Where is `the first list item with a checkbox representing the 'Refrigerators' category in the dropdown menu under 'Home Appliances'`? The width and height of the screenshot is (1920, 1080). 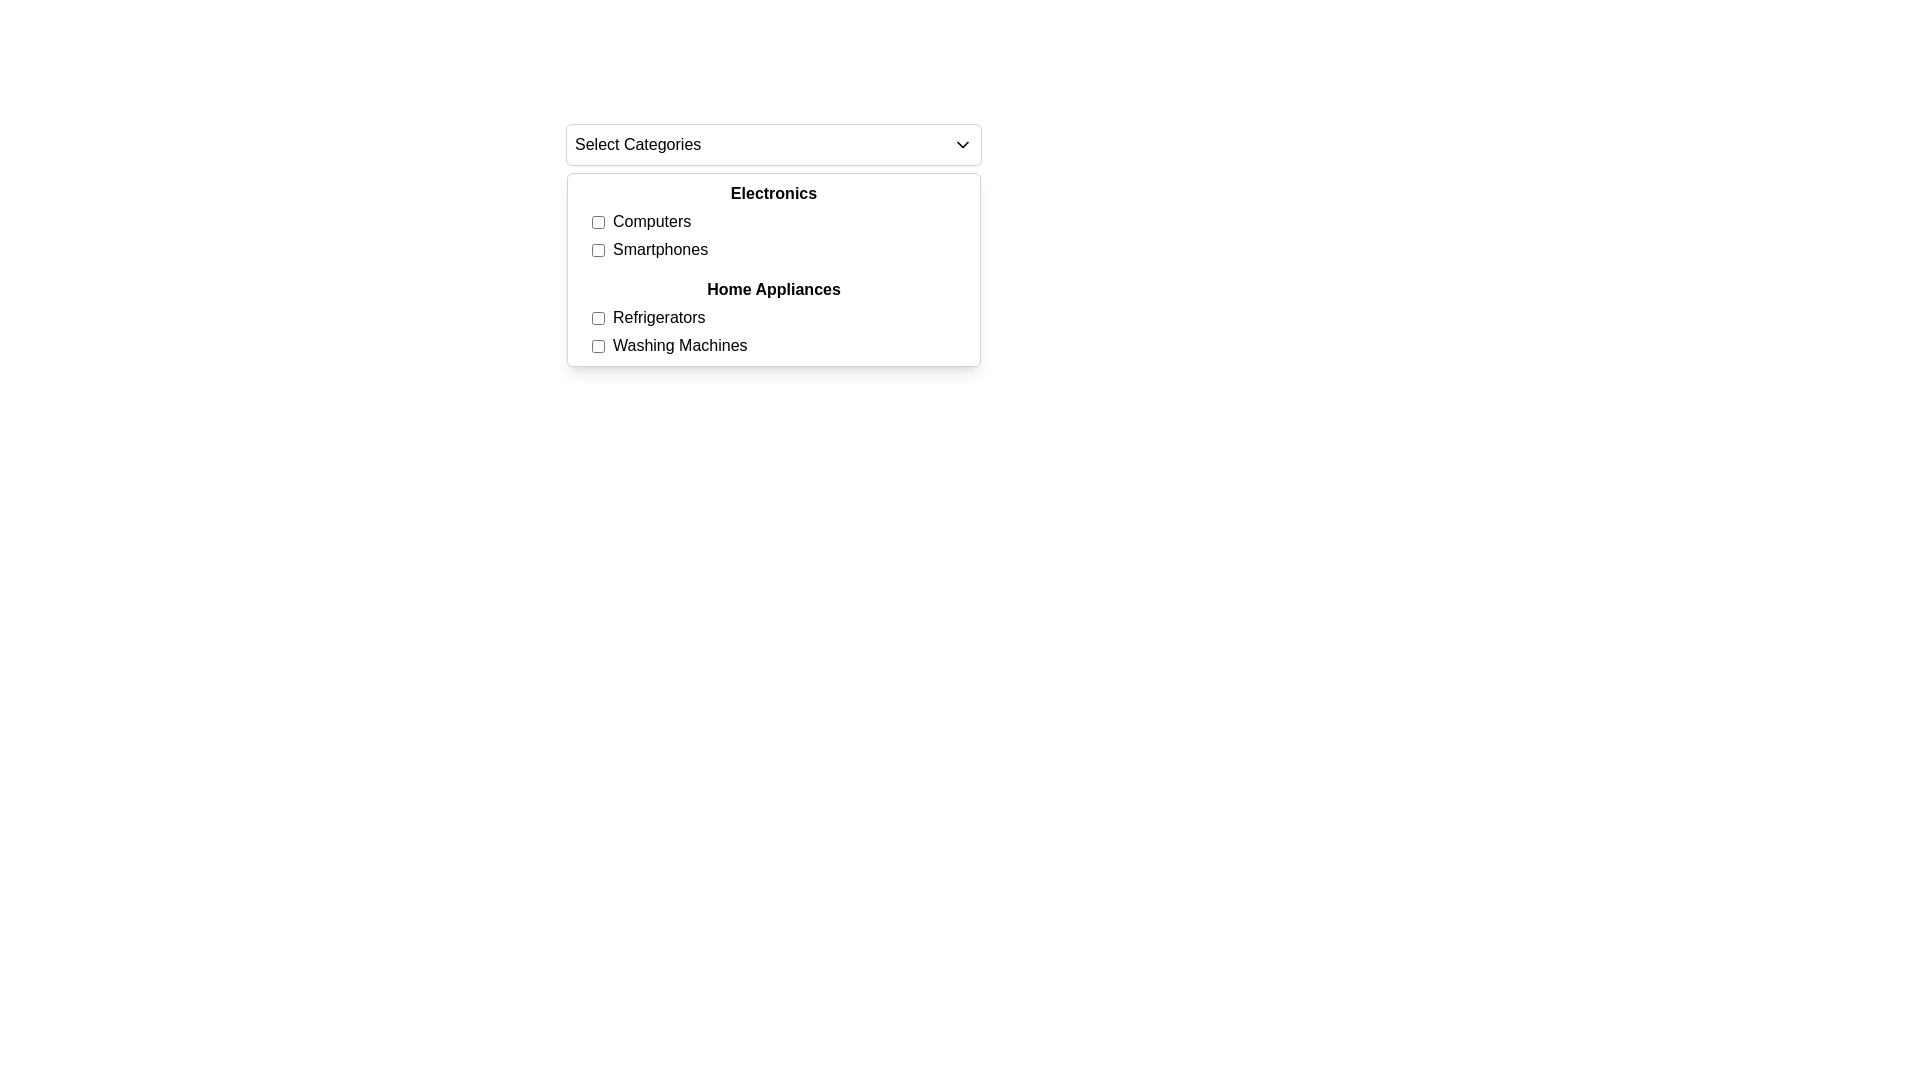
the first list item with a checkbox representing the 'Refrigerators' category in the dropdown menu under 'Home Appliances' is located at coordinates (781, 316).